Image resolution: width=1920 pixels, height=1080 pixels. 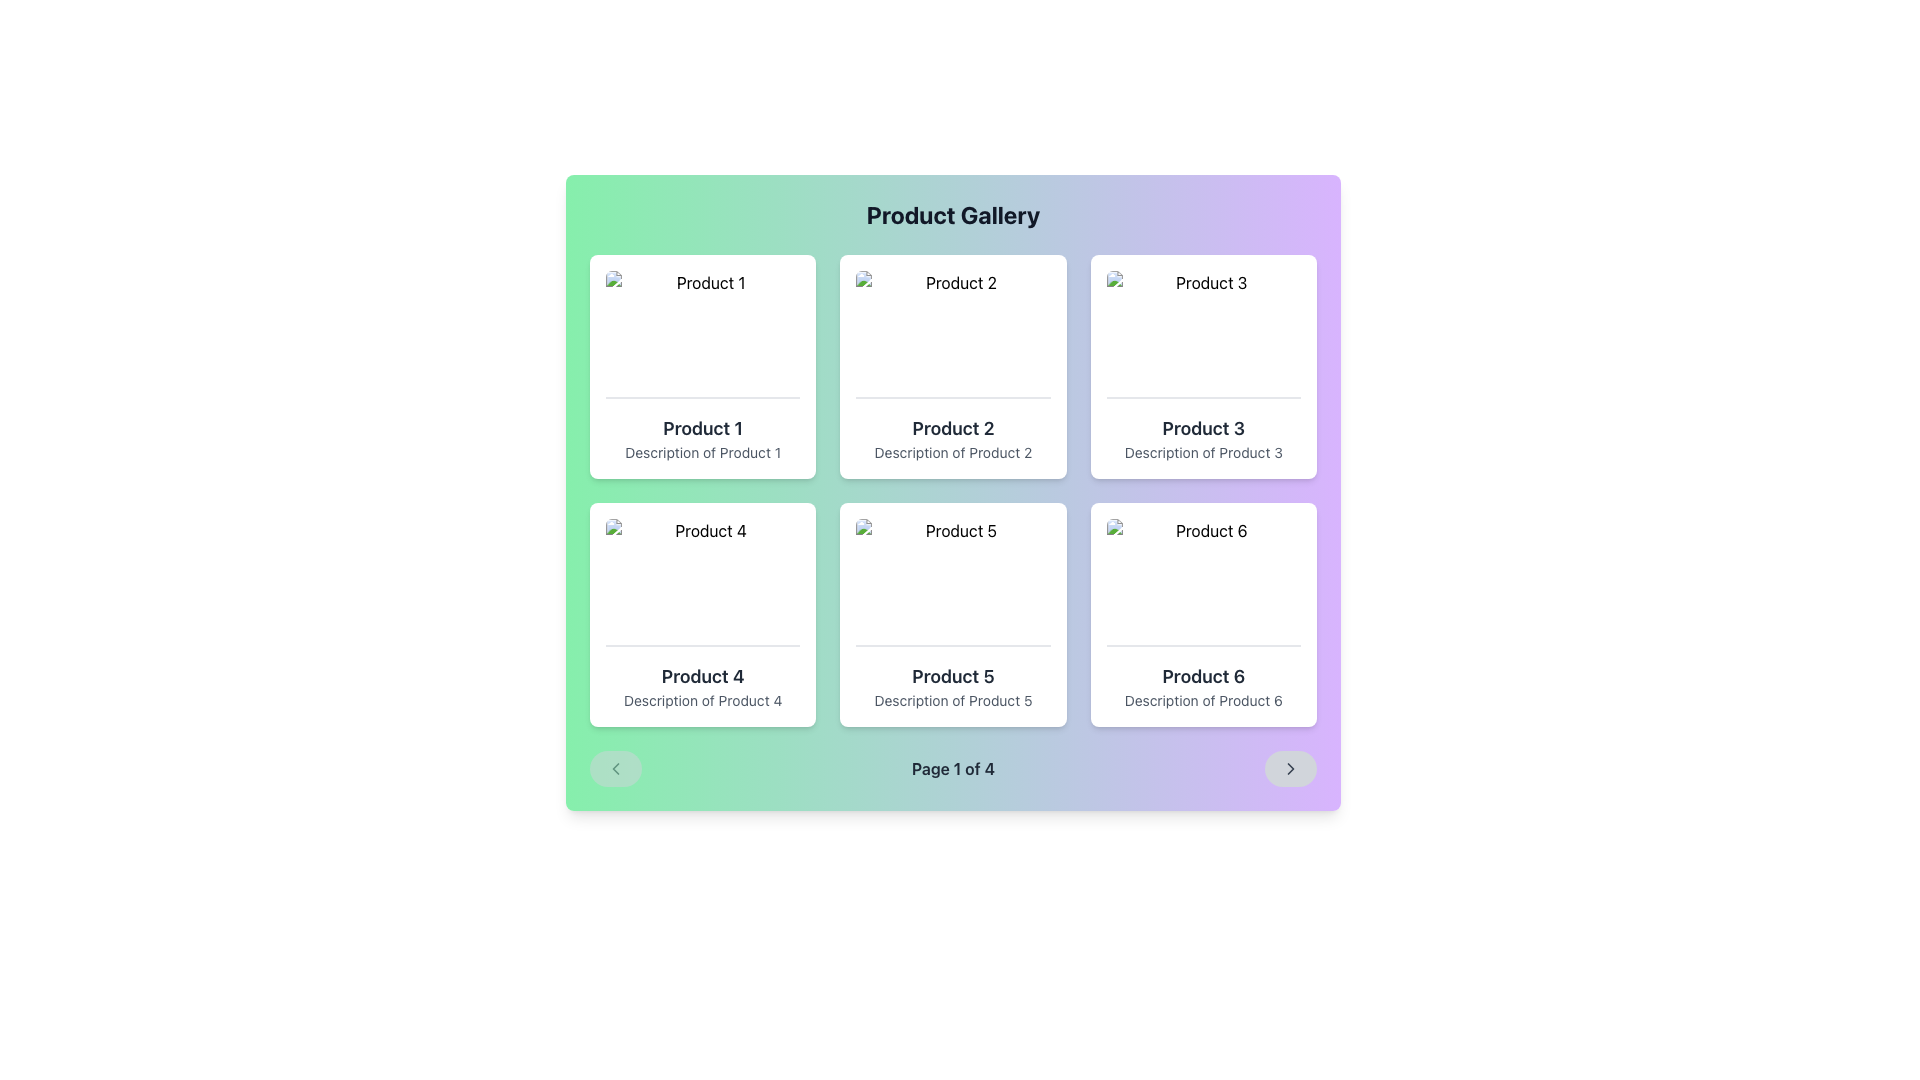 What do you see at coordinates (1202, 427) in the screenshot?
I see `the static text label that reads 'Product 3', which is a large, bold, dark-colored text label positioned below the product image` at bounding box center [1202, 427].